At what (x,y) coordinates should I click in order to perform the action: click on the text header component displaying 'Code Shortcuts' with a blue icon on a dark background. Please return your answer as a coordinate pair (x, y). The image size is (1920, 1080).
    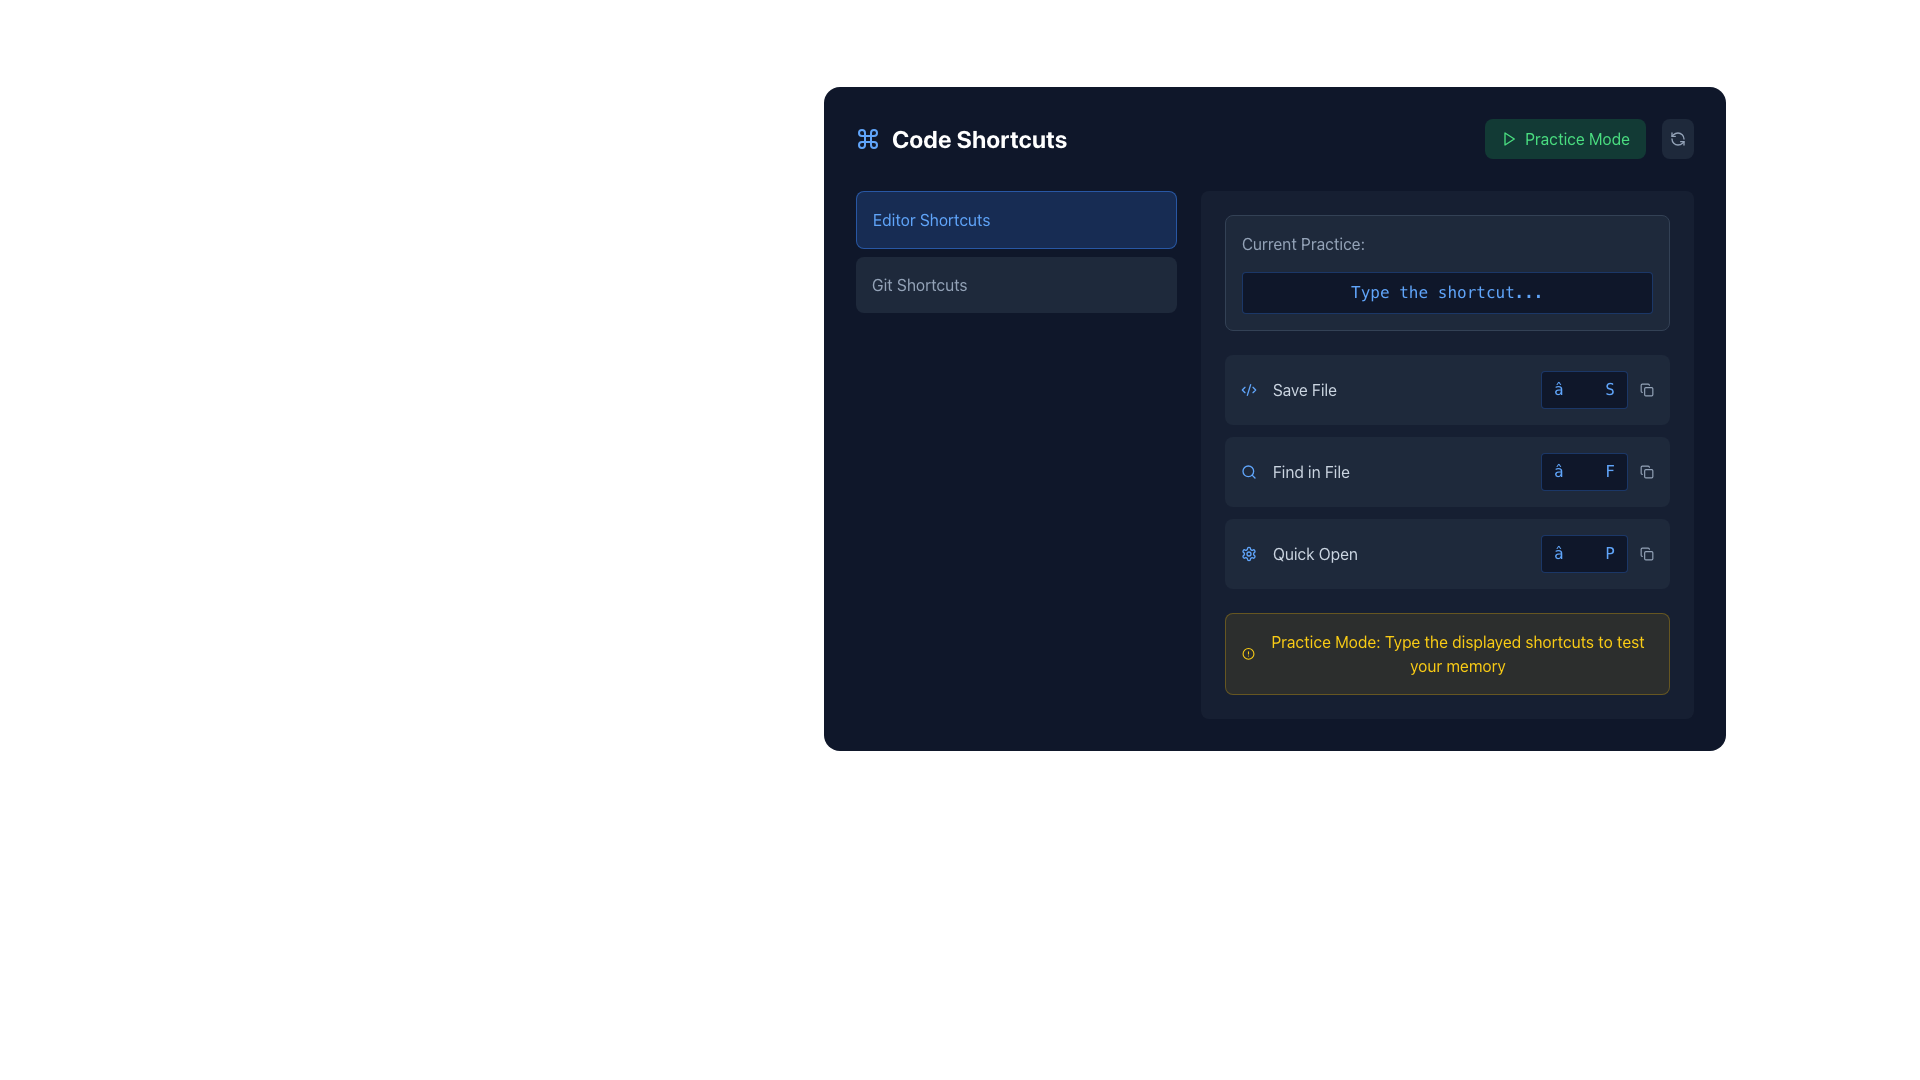
    Looking at the image, I should click on (961, 137).